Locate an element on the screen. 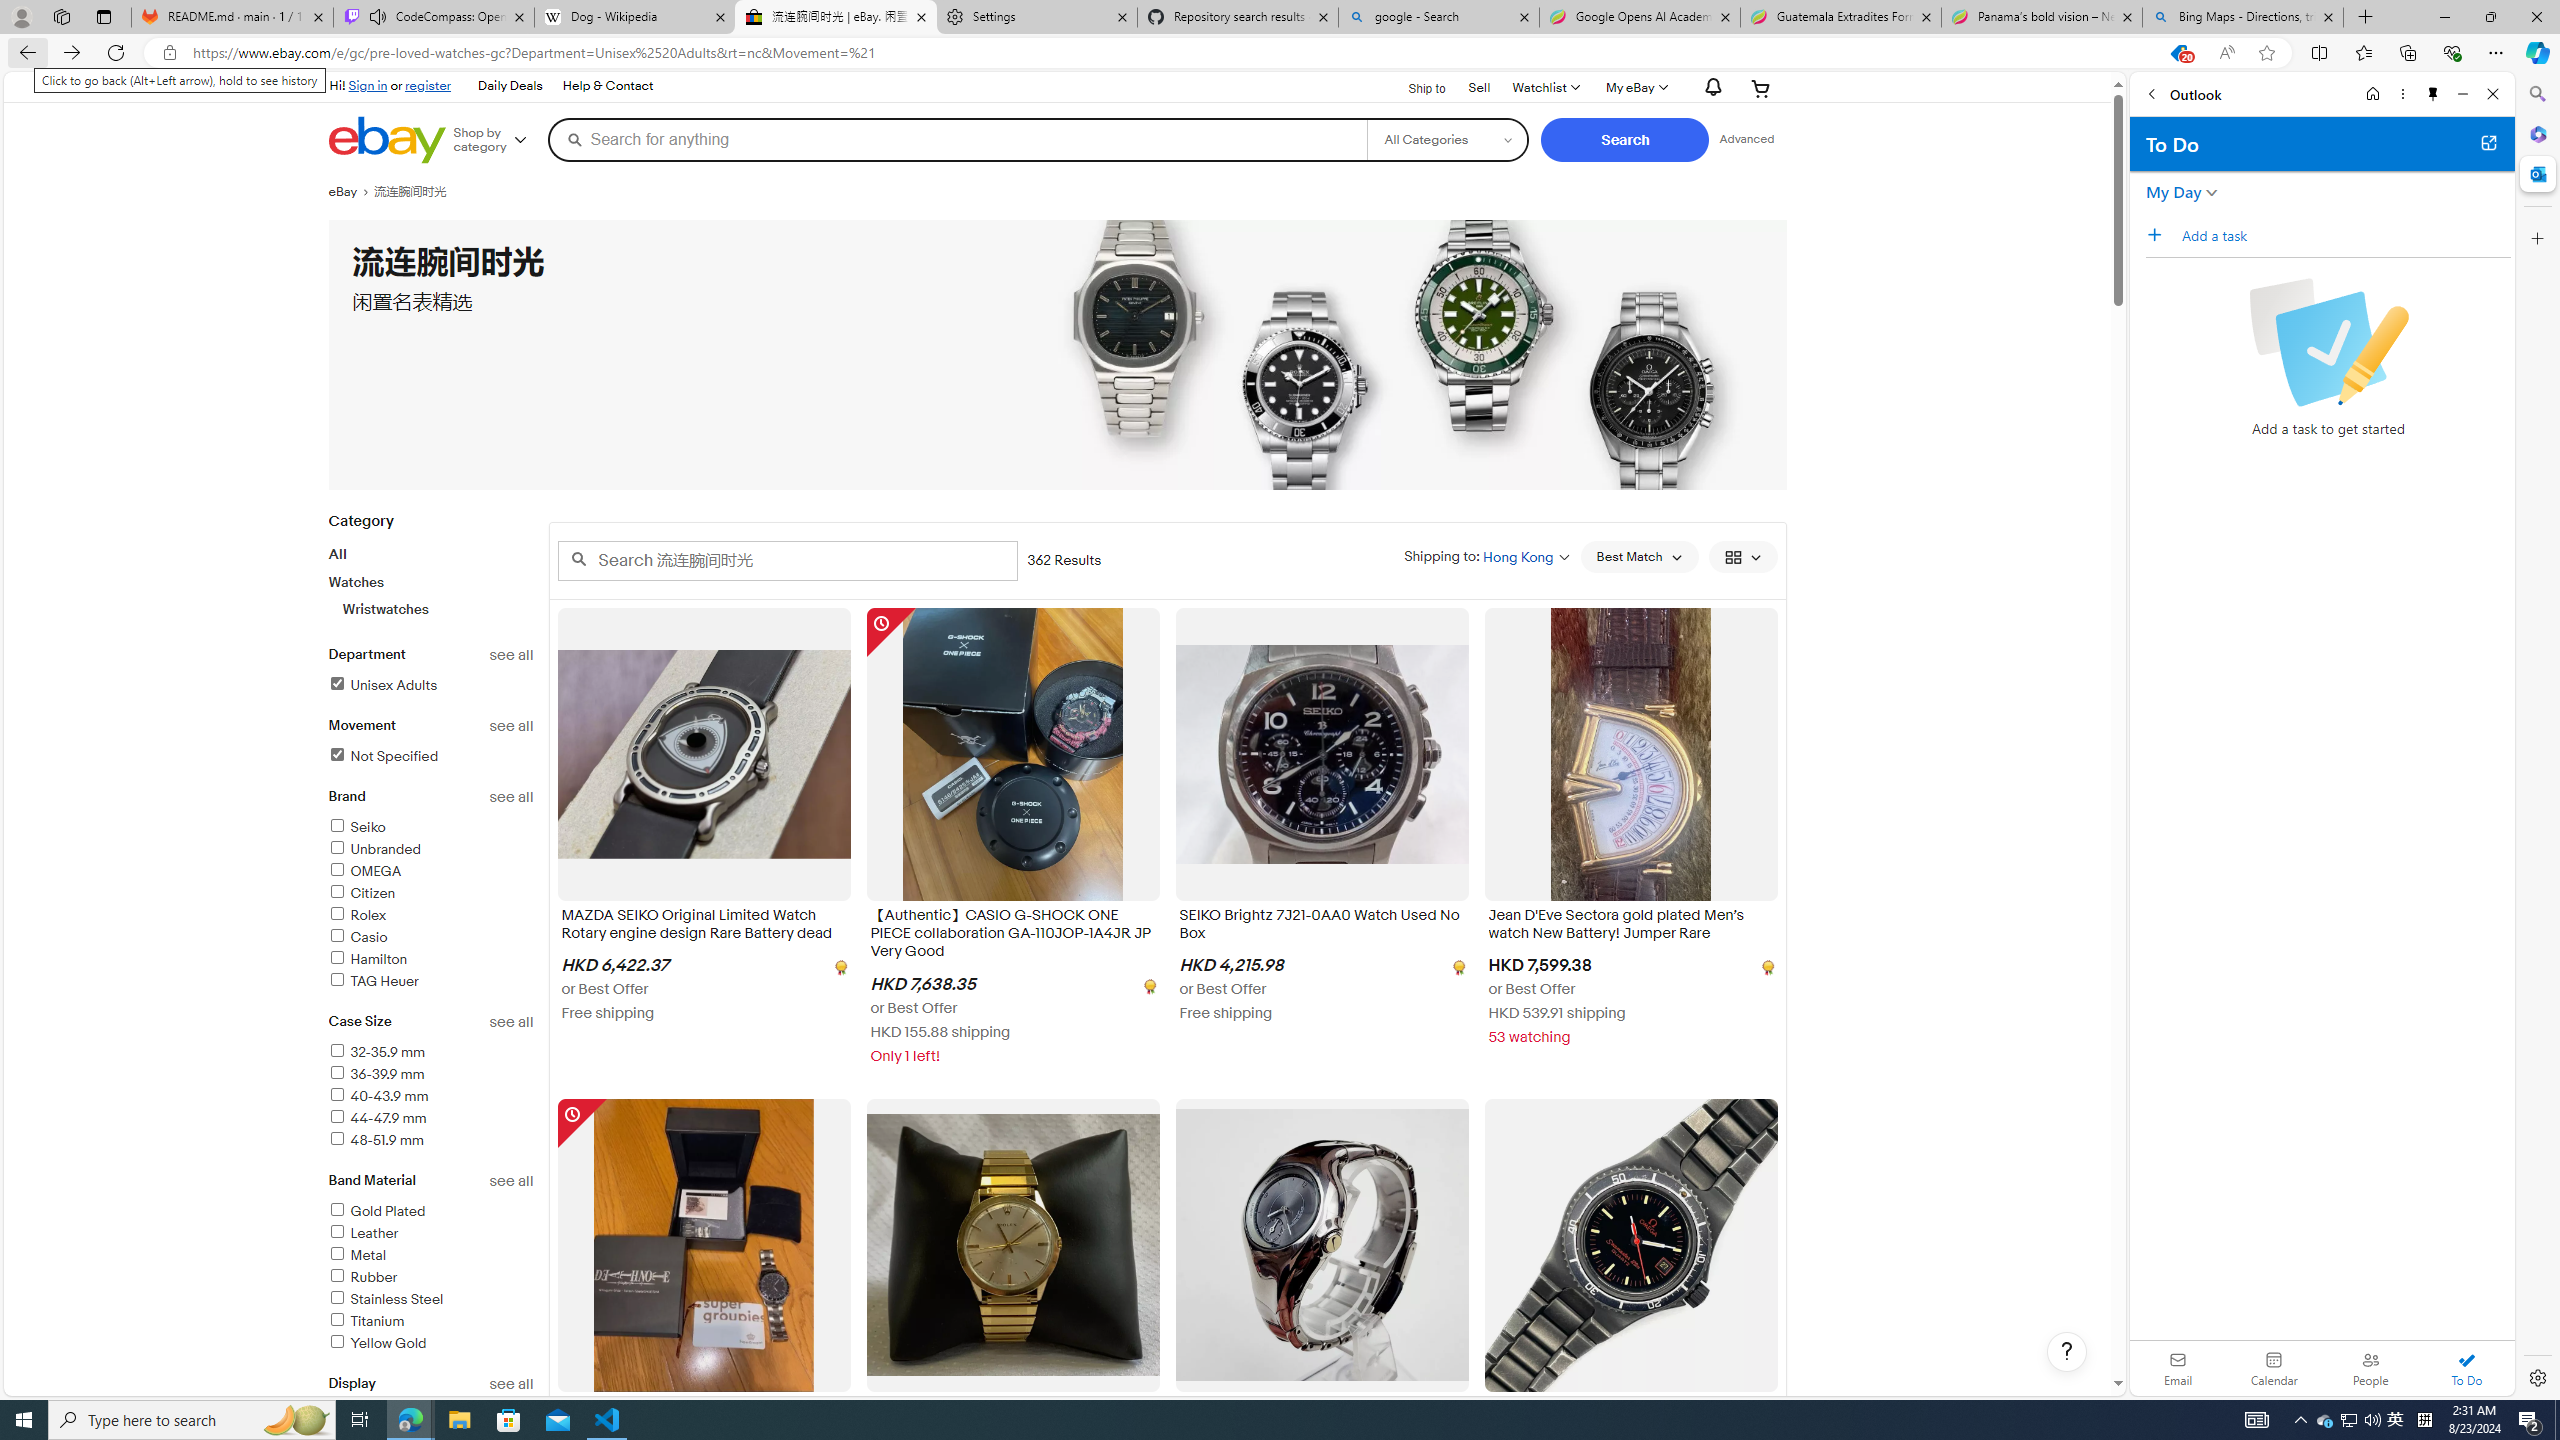  'Sign in' is located at coordinates (367, 84).